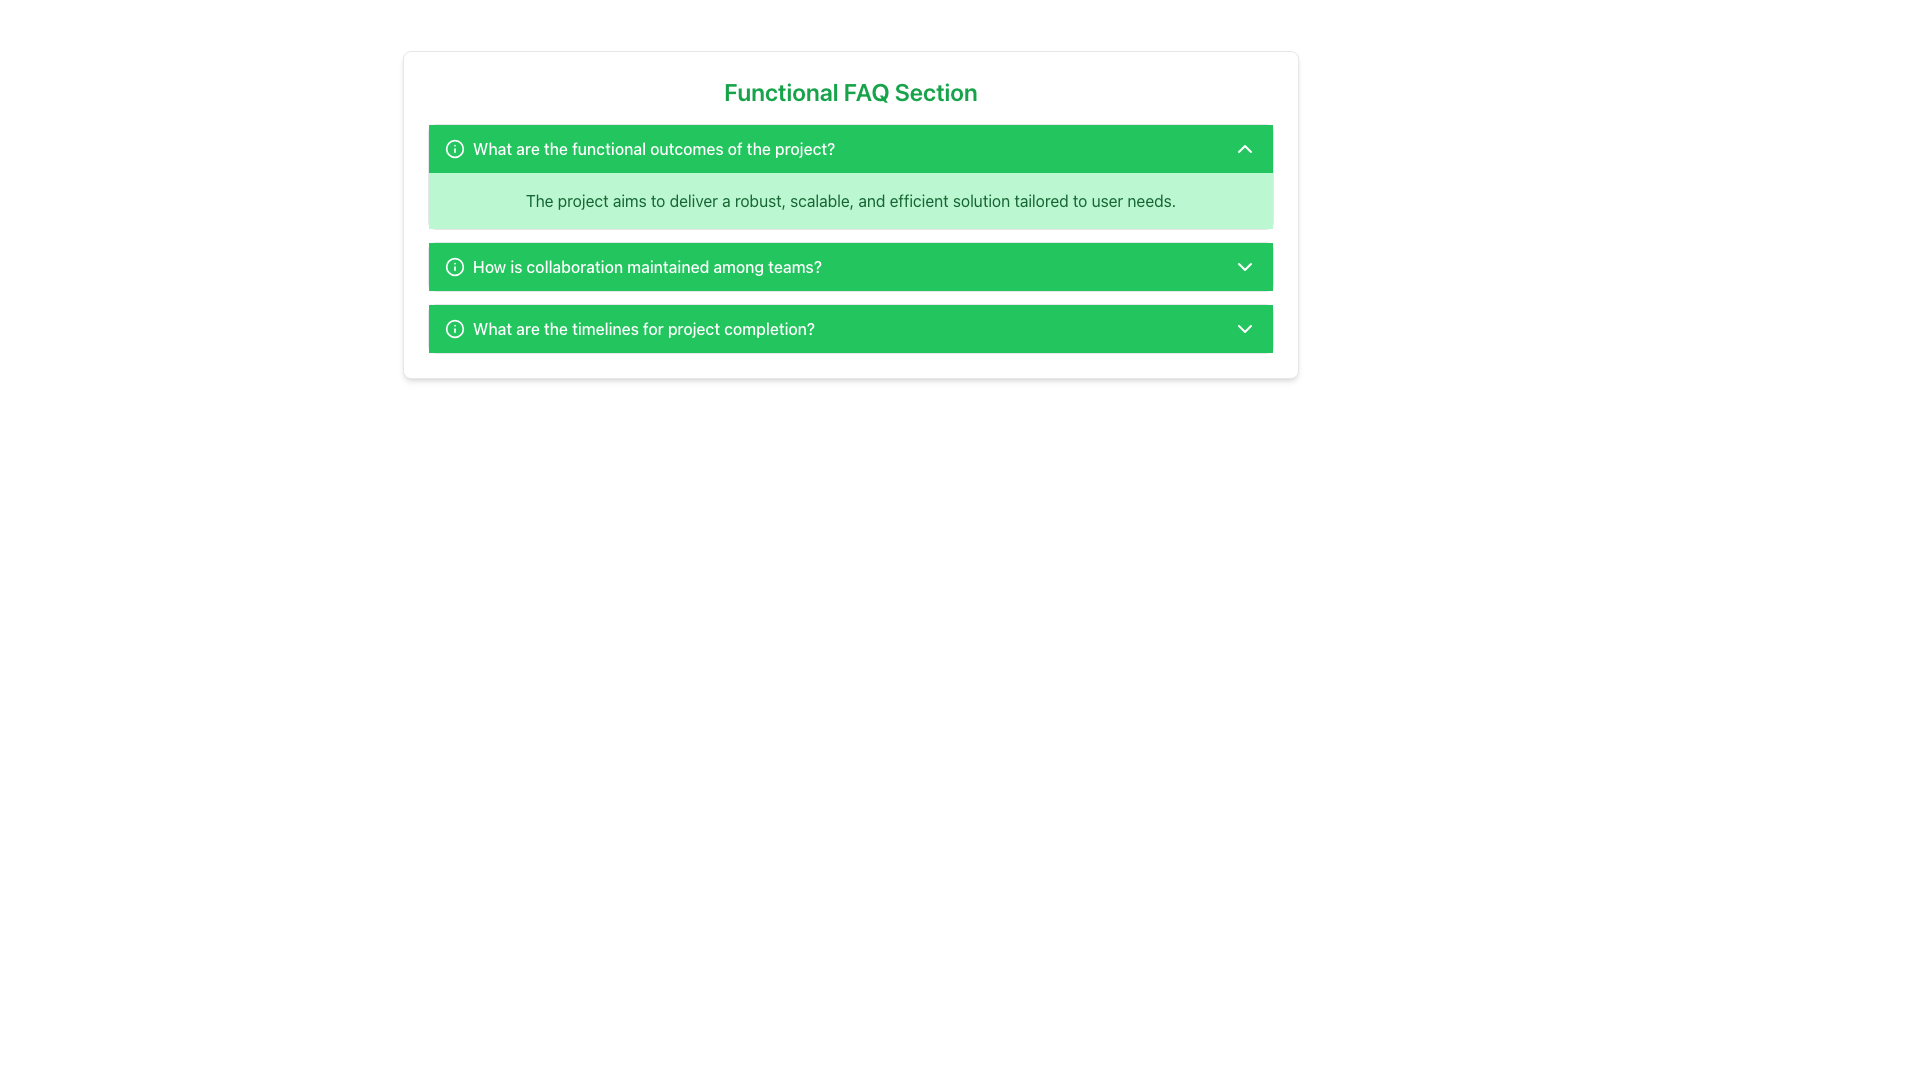  I want to click on the upward-pointing chevron icon with a green background located at the rightmost part of the heading bar of the first FAQ item titled 'What are the functional outcomes of the project?' for visual feedback, so click(1243, 148).